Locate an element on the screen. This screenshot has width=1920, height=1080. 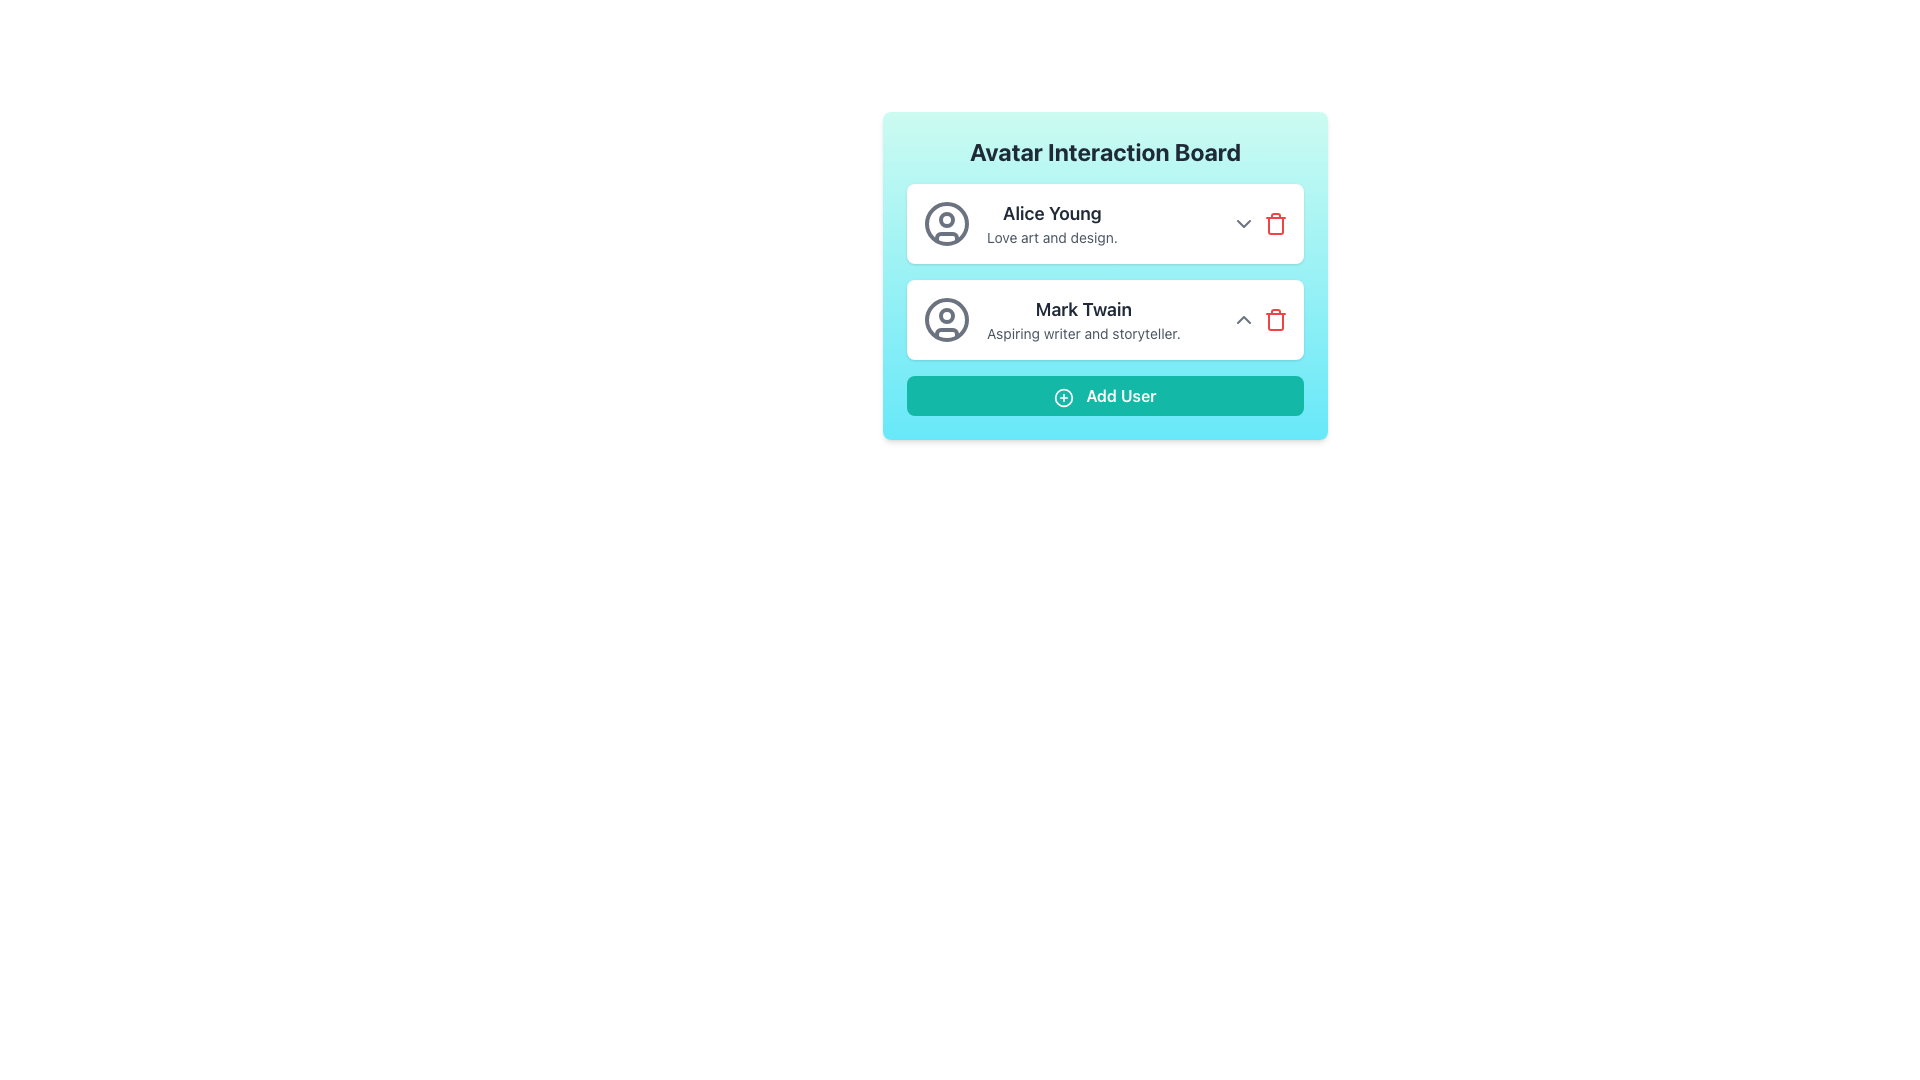
the text display that shows 'Mark Twain', which is styled in bold and larger size, located in the user card section below 'Alice Young' is located at coordinates (1082, 309).